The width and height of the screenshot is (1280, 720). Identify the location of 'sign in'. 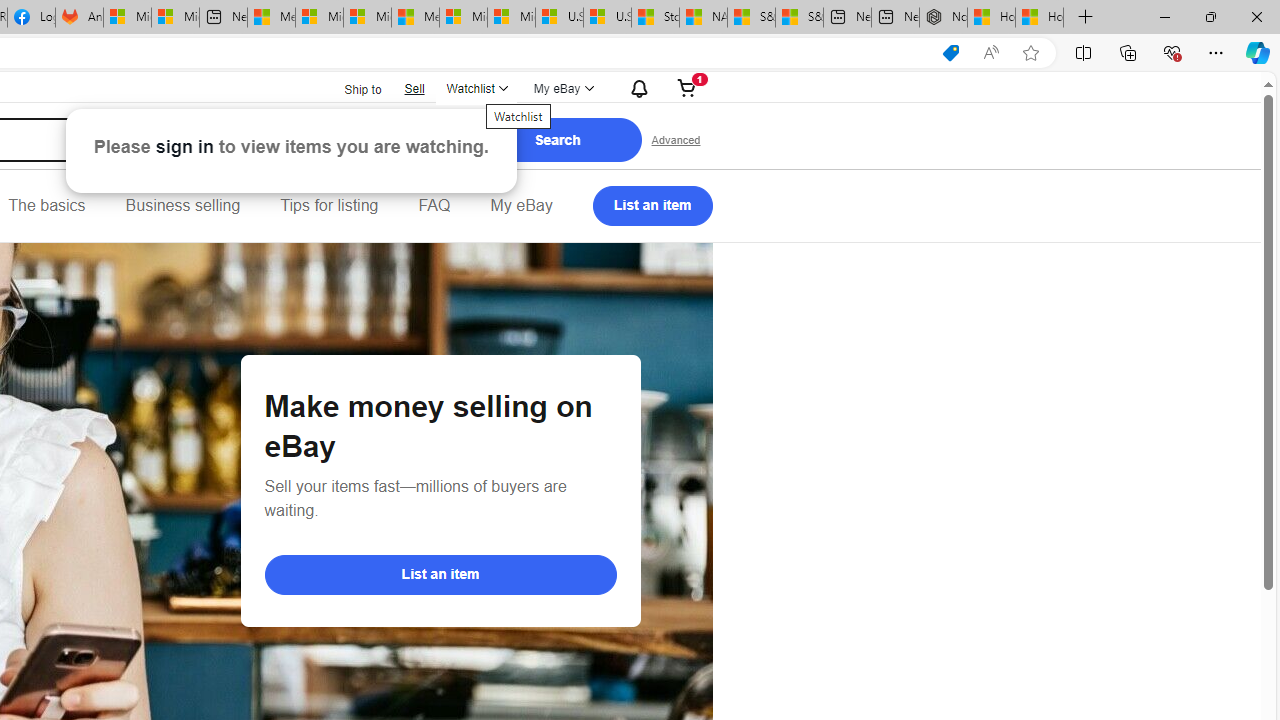
(184, 145).